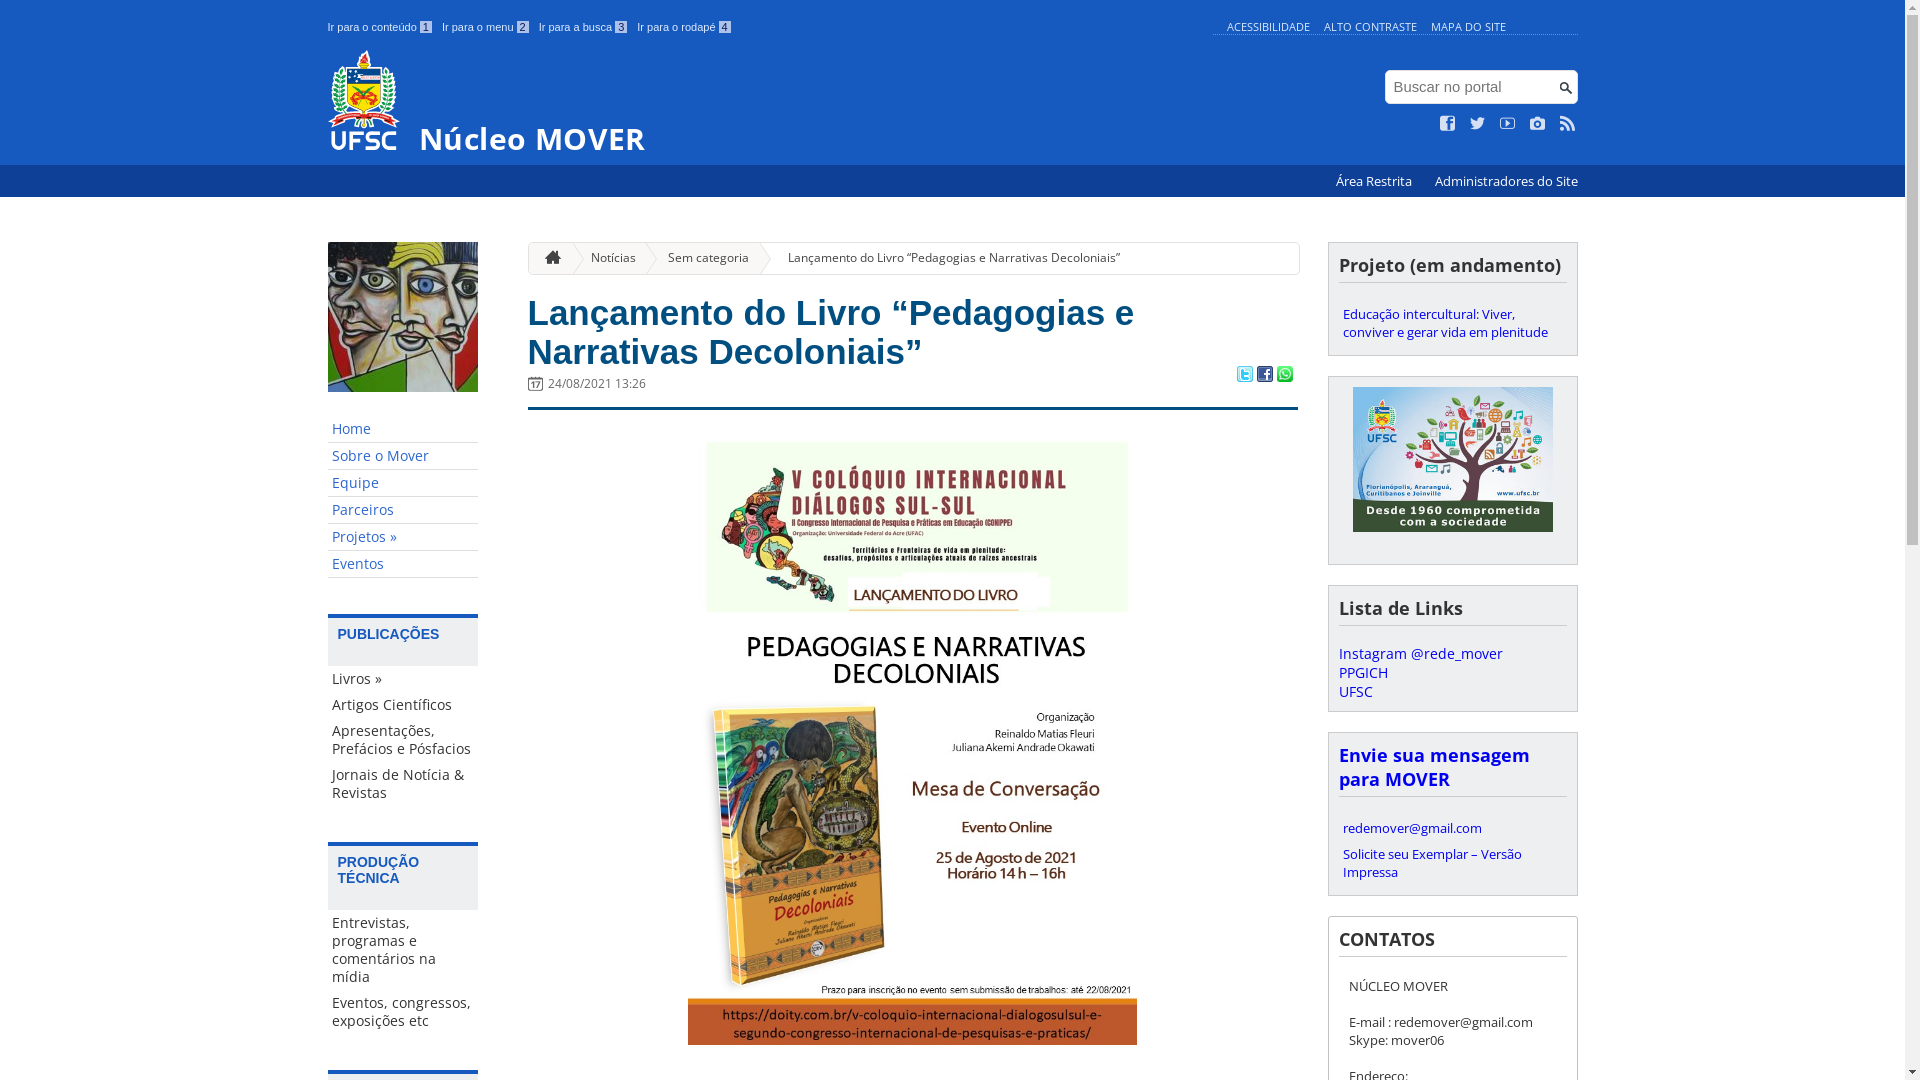 This screenshot has height=1080, width=1920. Describe the element at coordinates (440, 27) in the screenshot. I see `'Ir para o menu 2'` at that location.